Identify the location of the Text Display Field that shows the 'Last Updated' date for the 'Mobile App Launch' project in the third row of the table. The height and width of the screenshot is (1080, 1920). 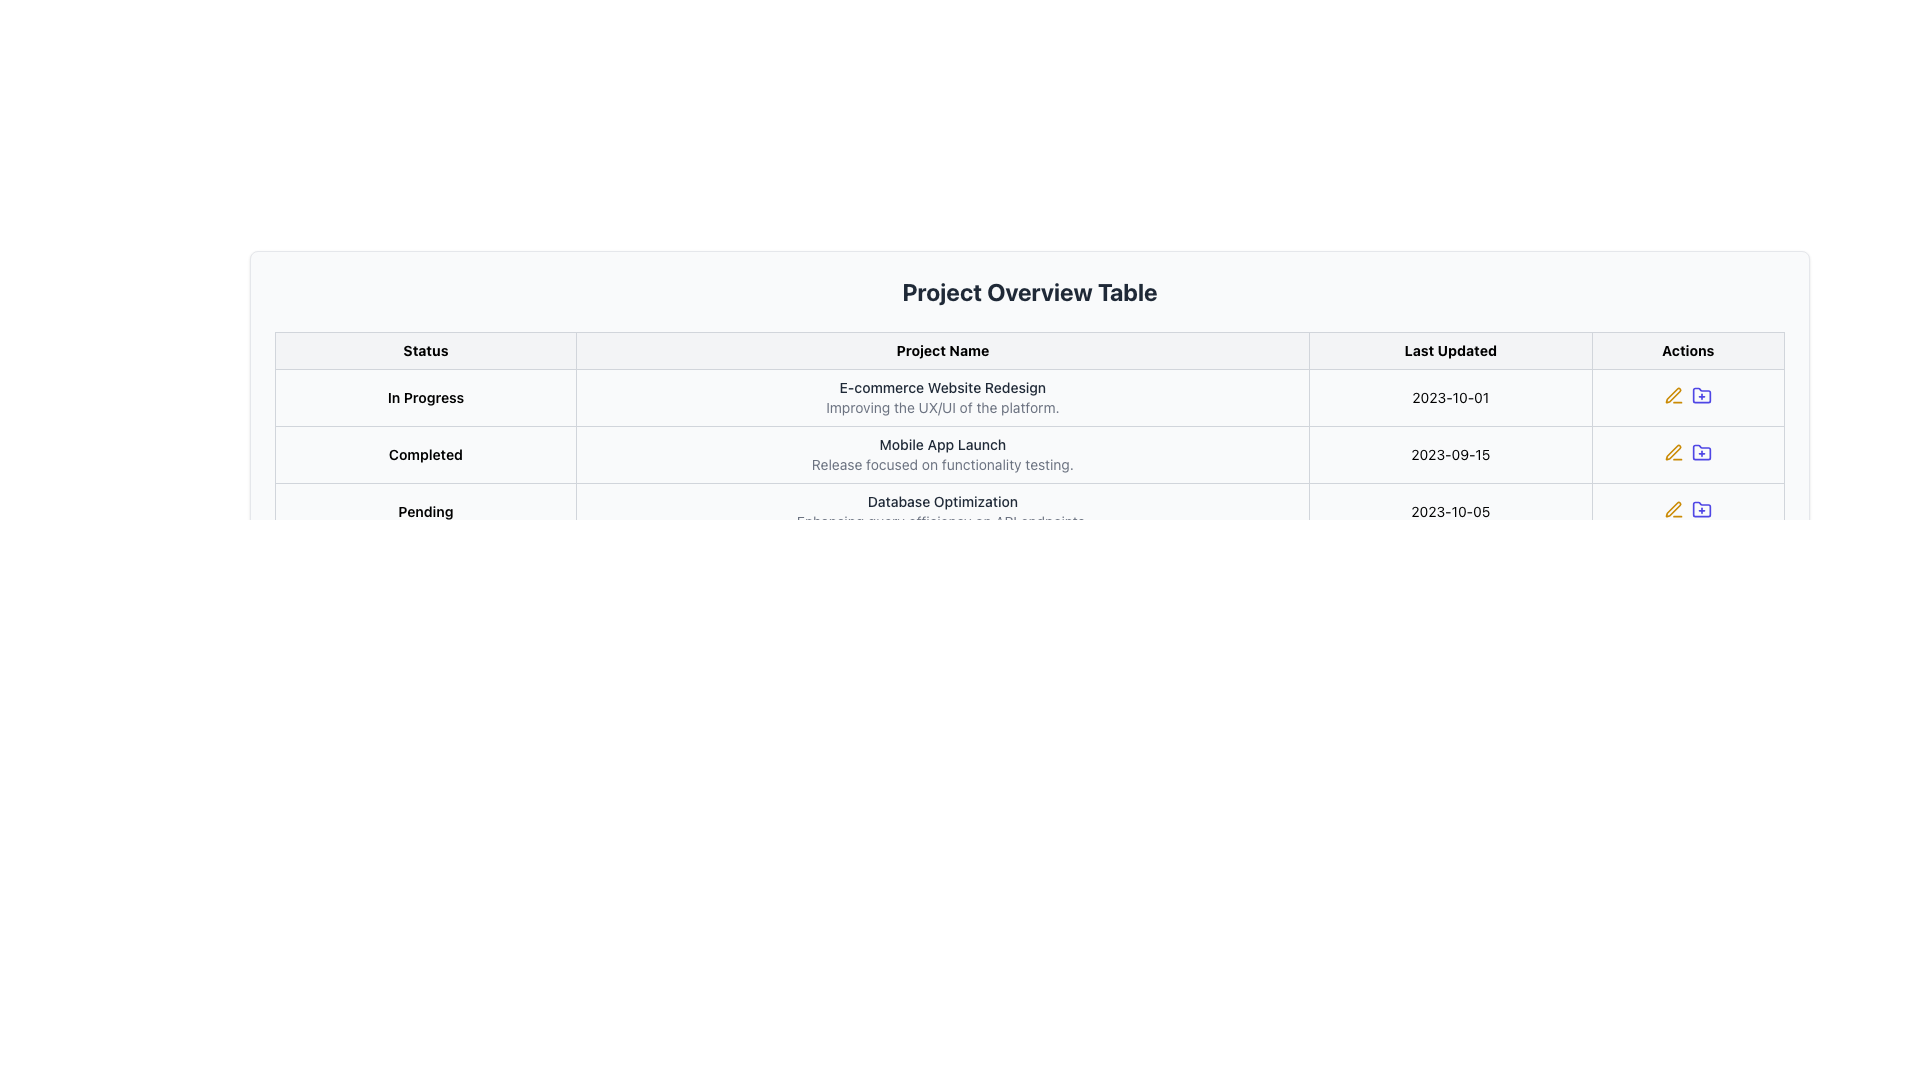
(1450, 455).